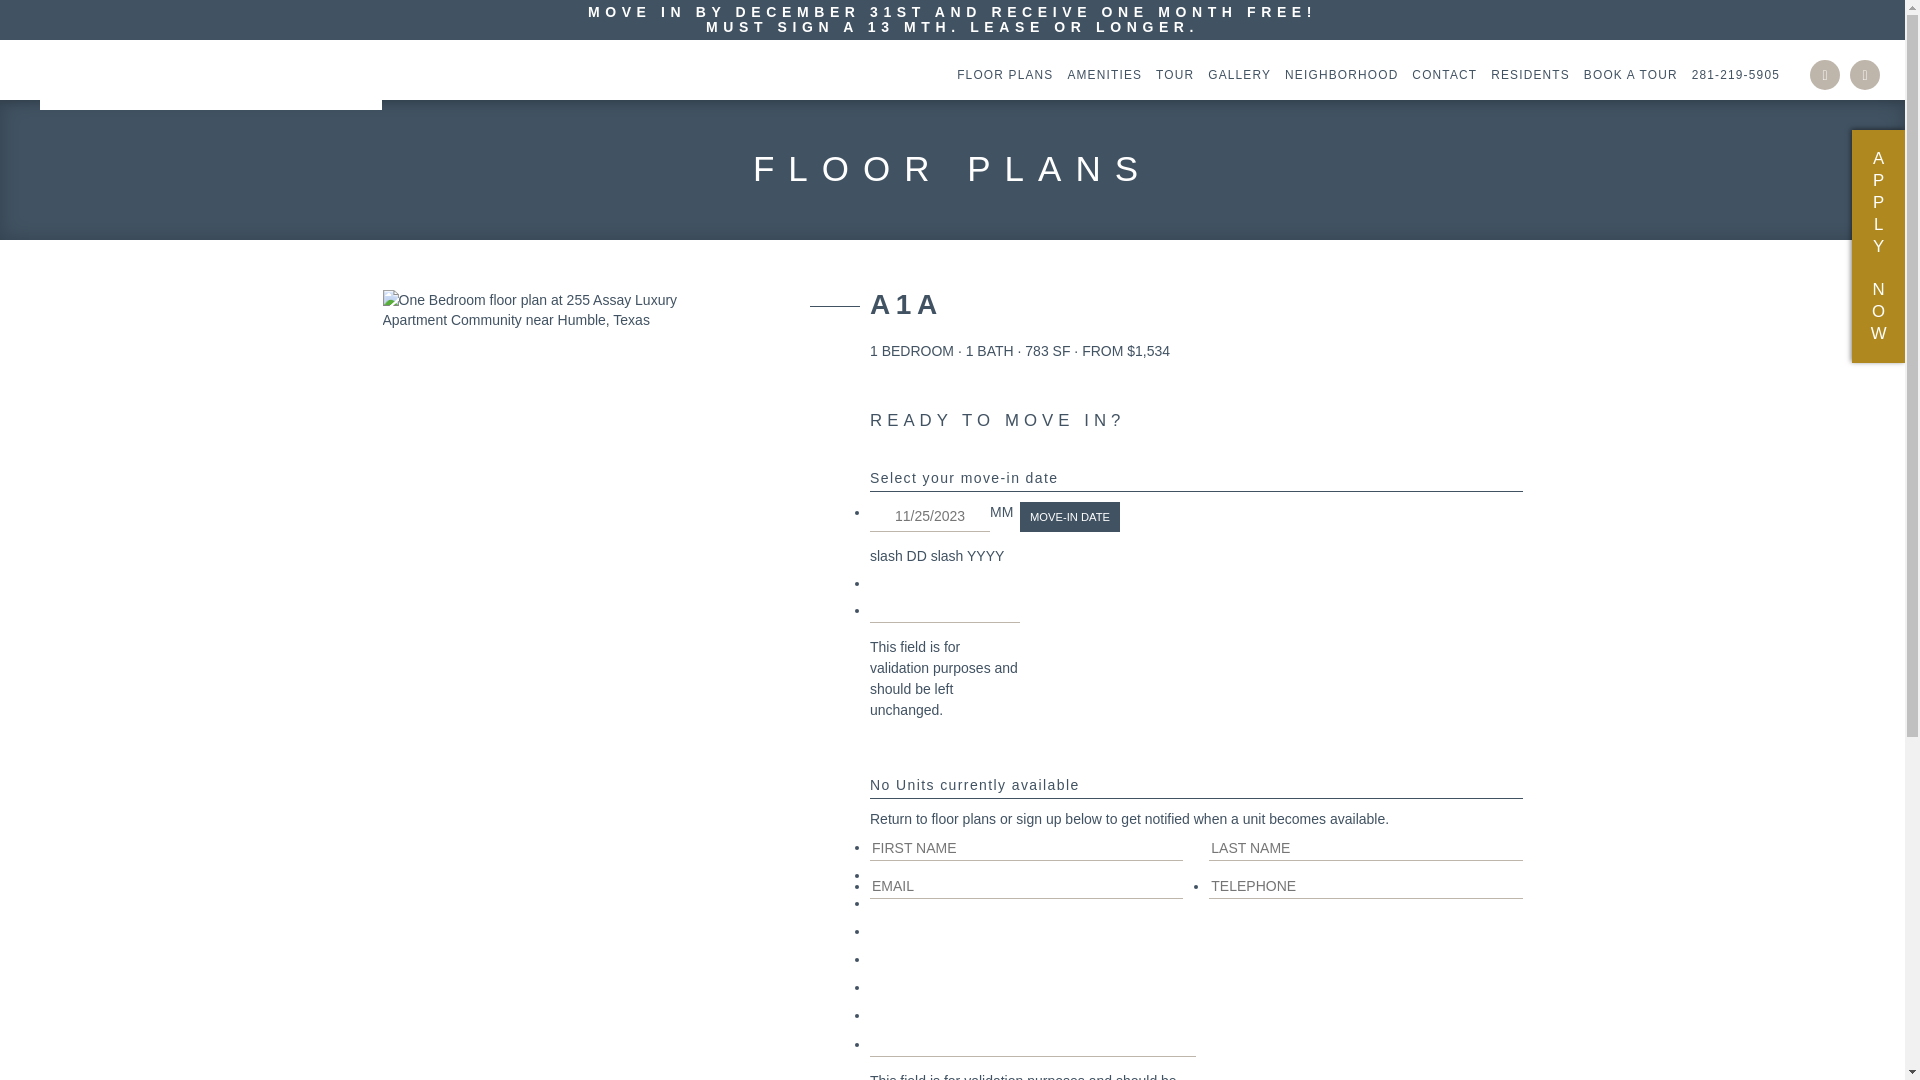 The image size is (1920, 1080). What do you see at coordinates (1877, 245) in the screenshot?
I see `'A` at bounding box center [1877, 245].